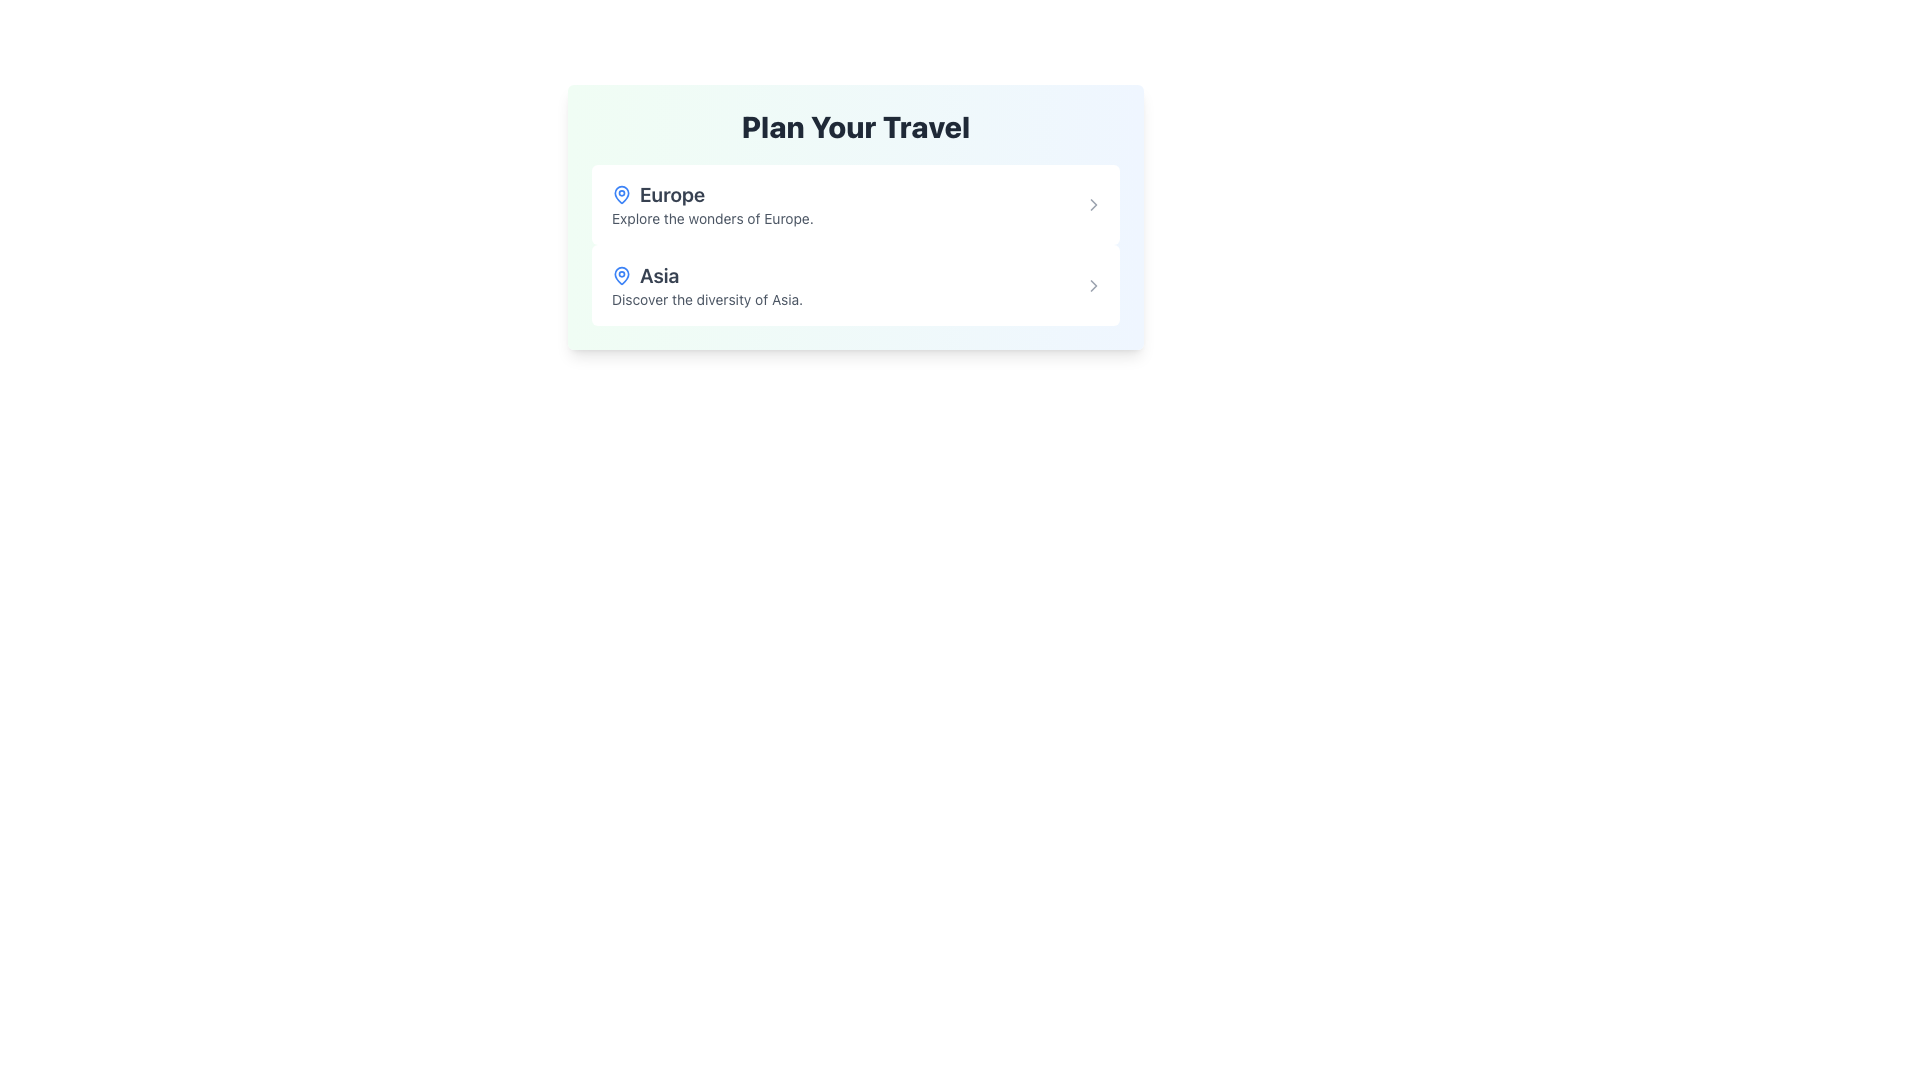  Describe the element at coordinates (712, 204) in the screenshot. I see `the button-like list item displaying 'Europe'` at that location.